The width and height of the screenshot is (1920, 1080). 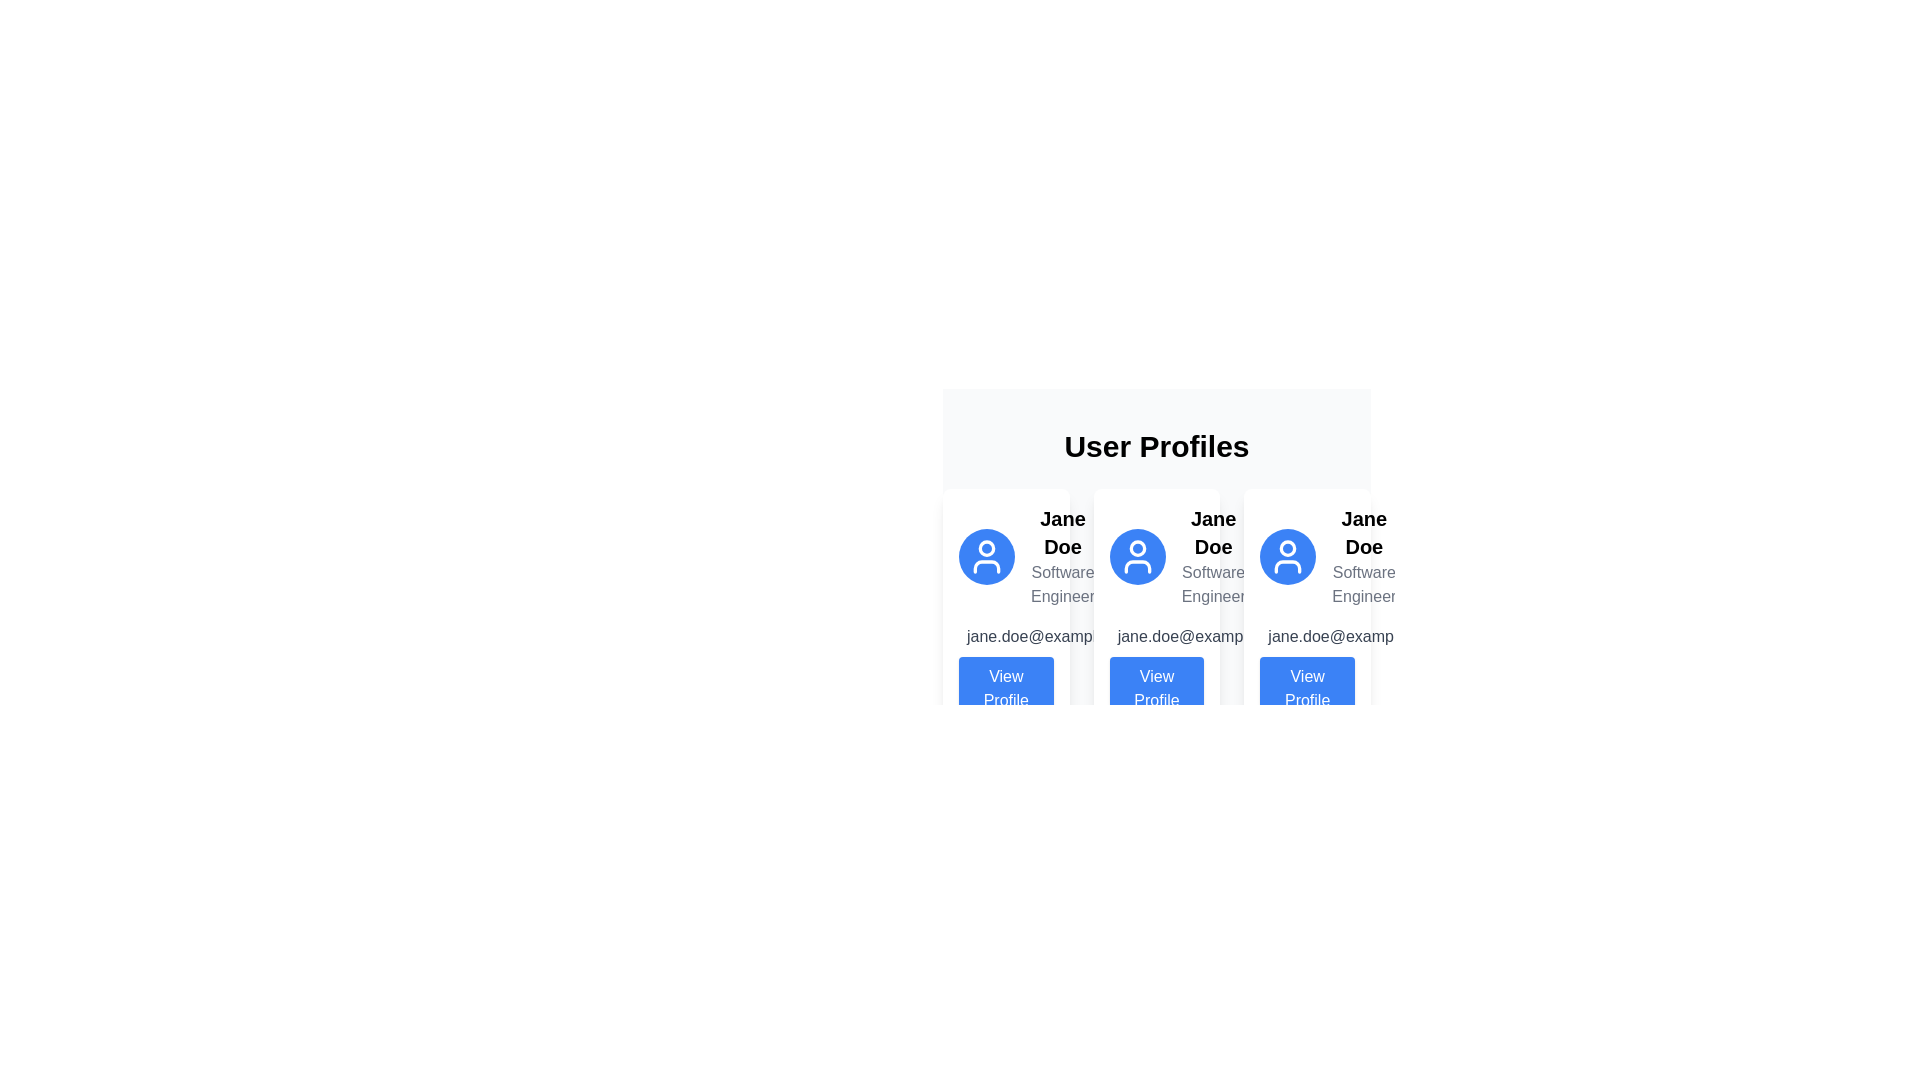 What do you see at coordinates (1363, 585) in the screenshot?
I see `the static text label conveying the professional title of the person in the profile, located beneath 'Jane Doe' and above the email address in the third profile card` at bounding box center [1363, 585].